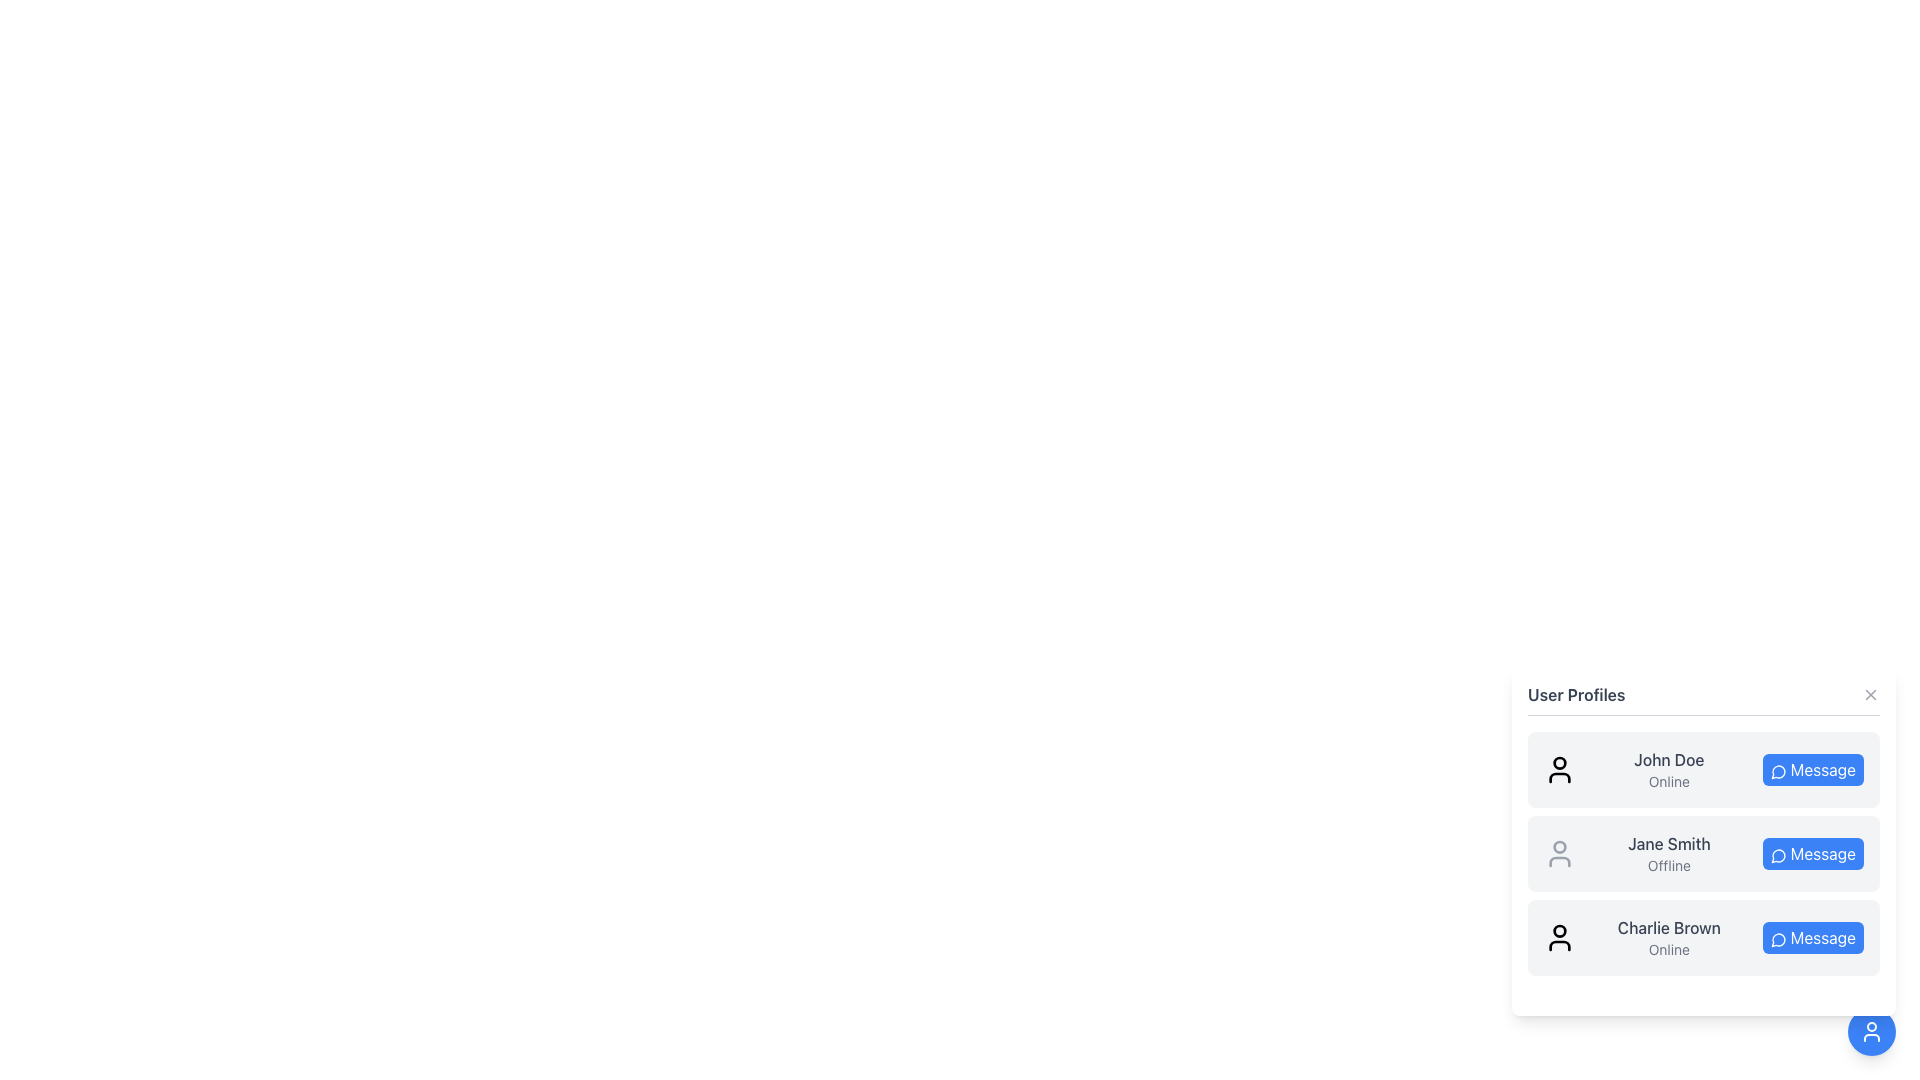 This screenshot has height=1080, width=1920. What do you see at coordinates (1871, 1032) in the screenshot?
I see `the action button located at the bottom-right corner of the interface` at bounding box center [1871, 1032].